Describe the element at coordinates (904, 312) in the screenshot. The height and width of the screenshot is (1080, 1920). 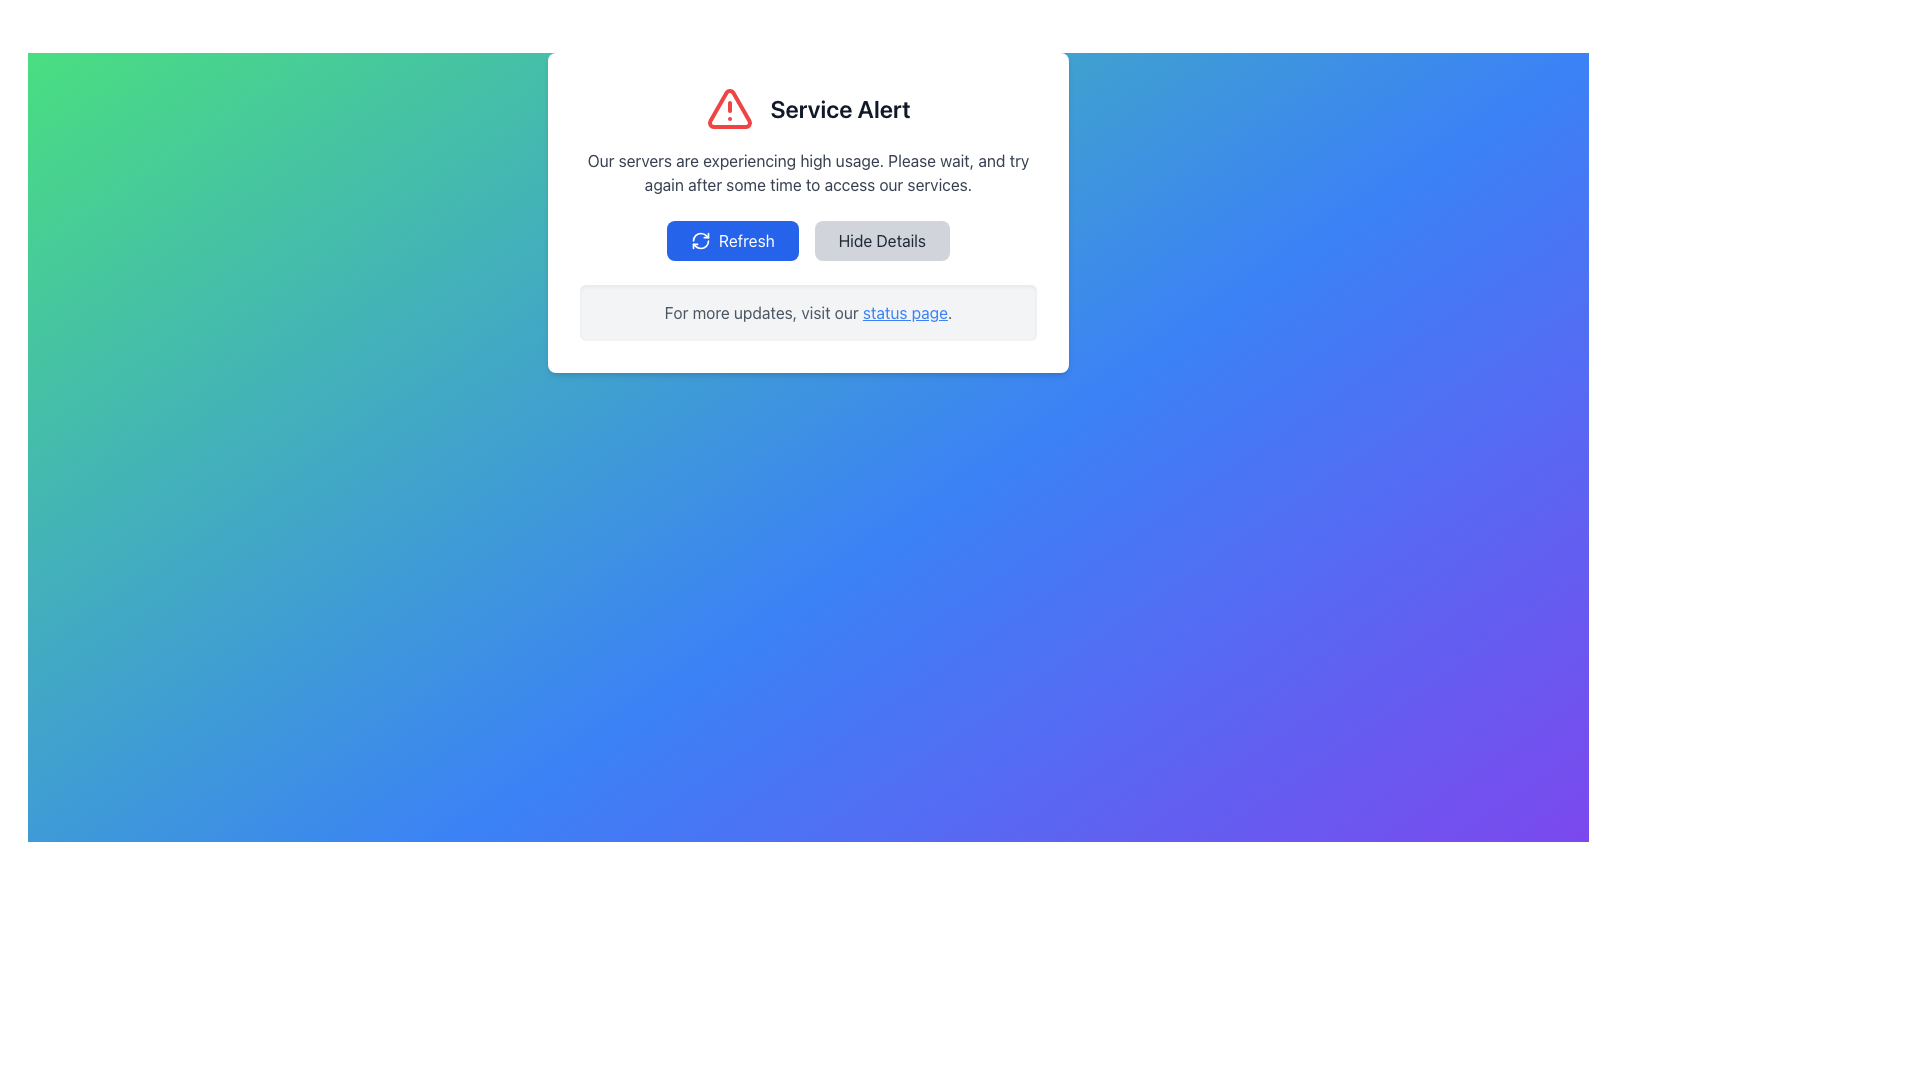
I see `the hyperlink at the end of the phrase 'For more updates, visit our status page.'` at that location.